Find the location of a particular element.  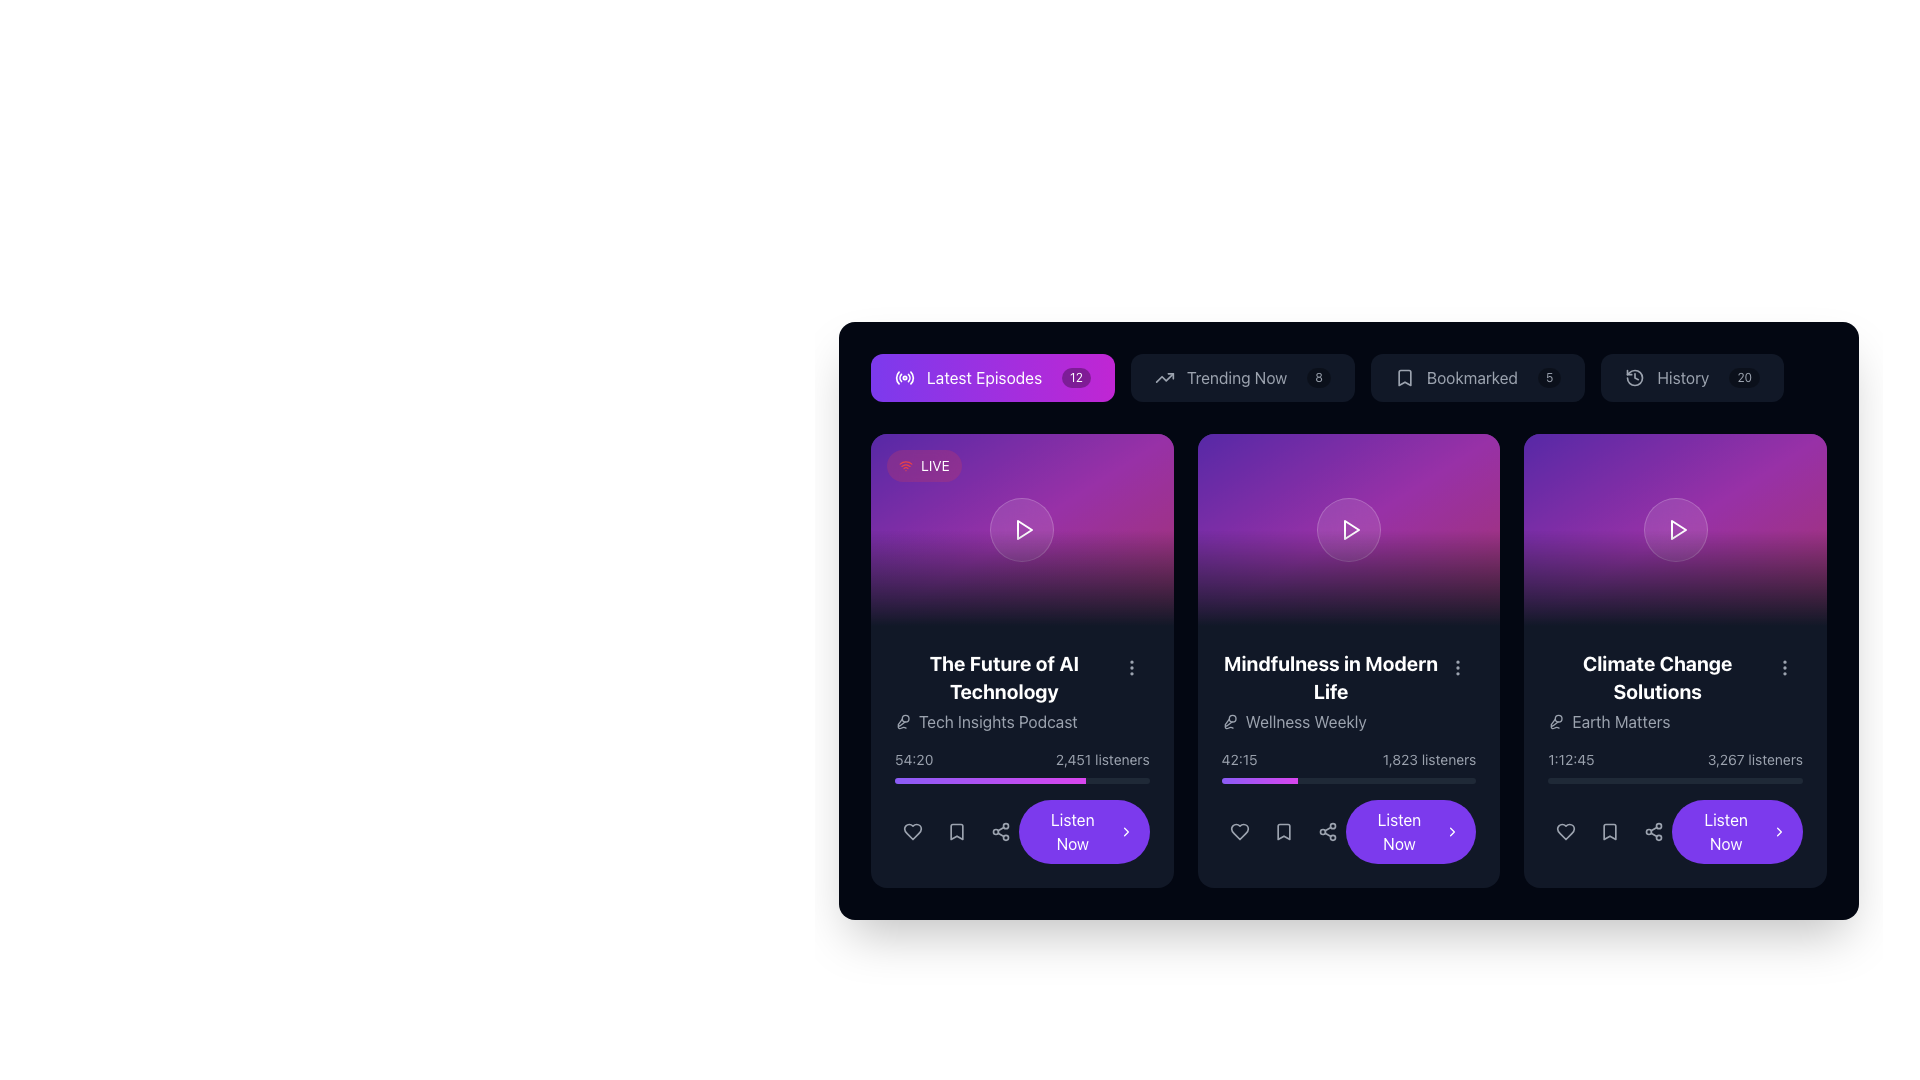

the progress of the Progress Bar located beneath the timestamp '54:20' and above the 'Listen Now' button in the lower section of the leftmost card is located at coordinates (1022, 779).